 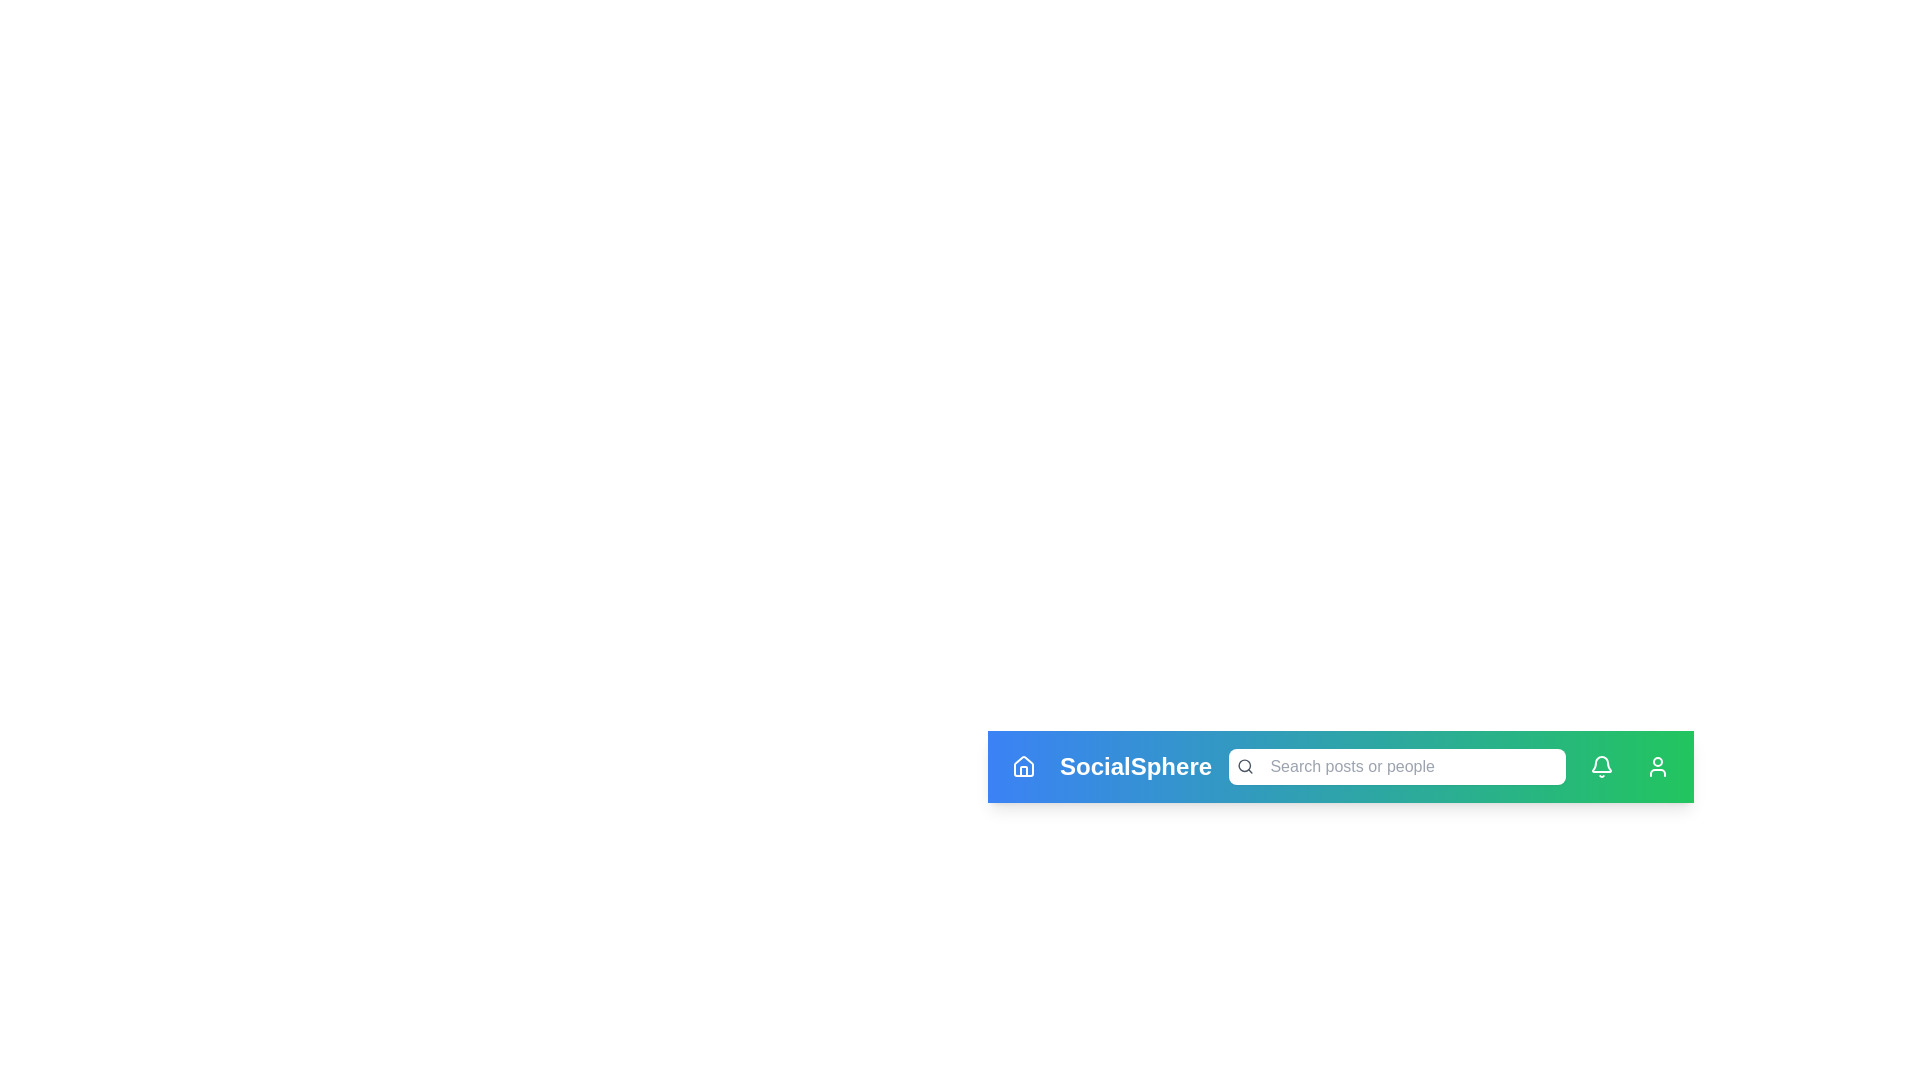 What do you see at coordinates (1657, 766) in the screenshot?
I see `the user icon to open the profile menu` at bounding box center [1657, 766].